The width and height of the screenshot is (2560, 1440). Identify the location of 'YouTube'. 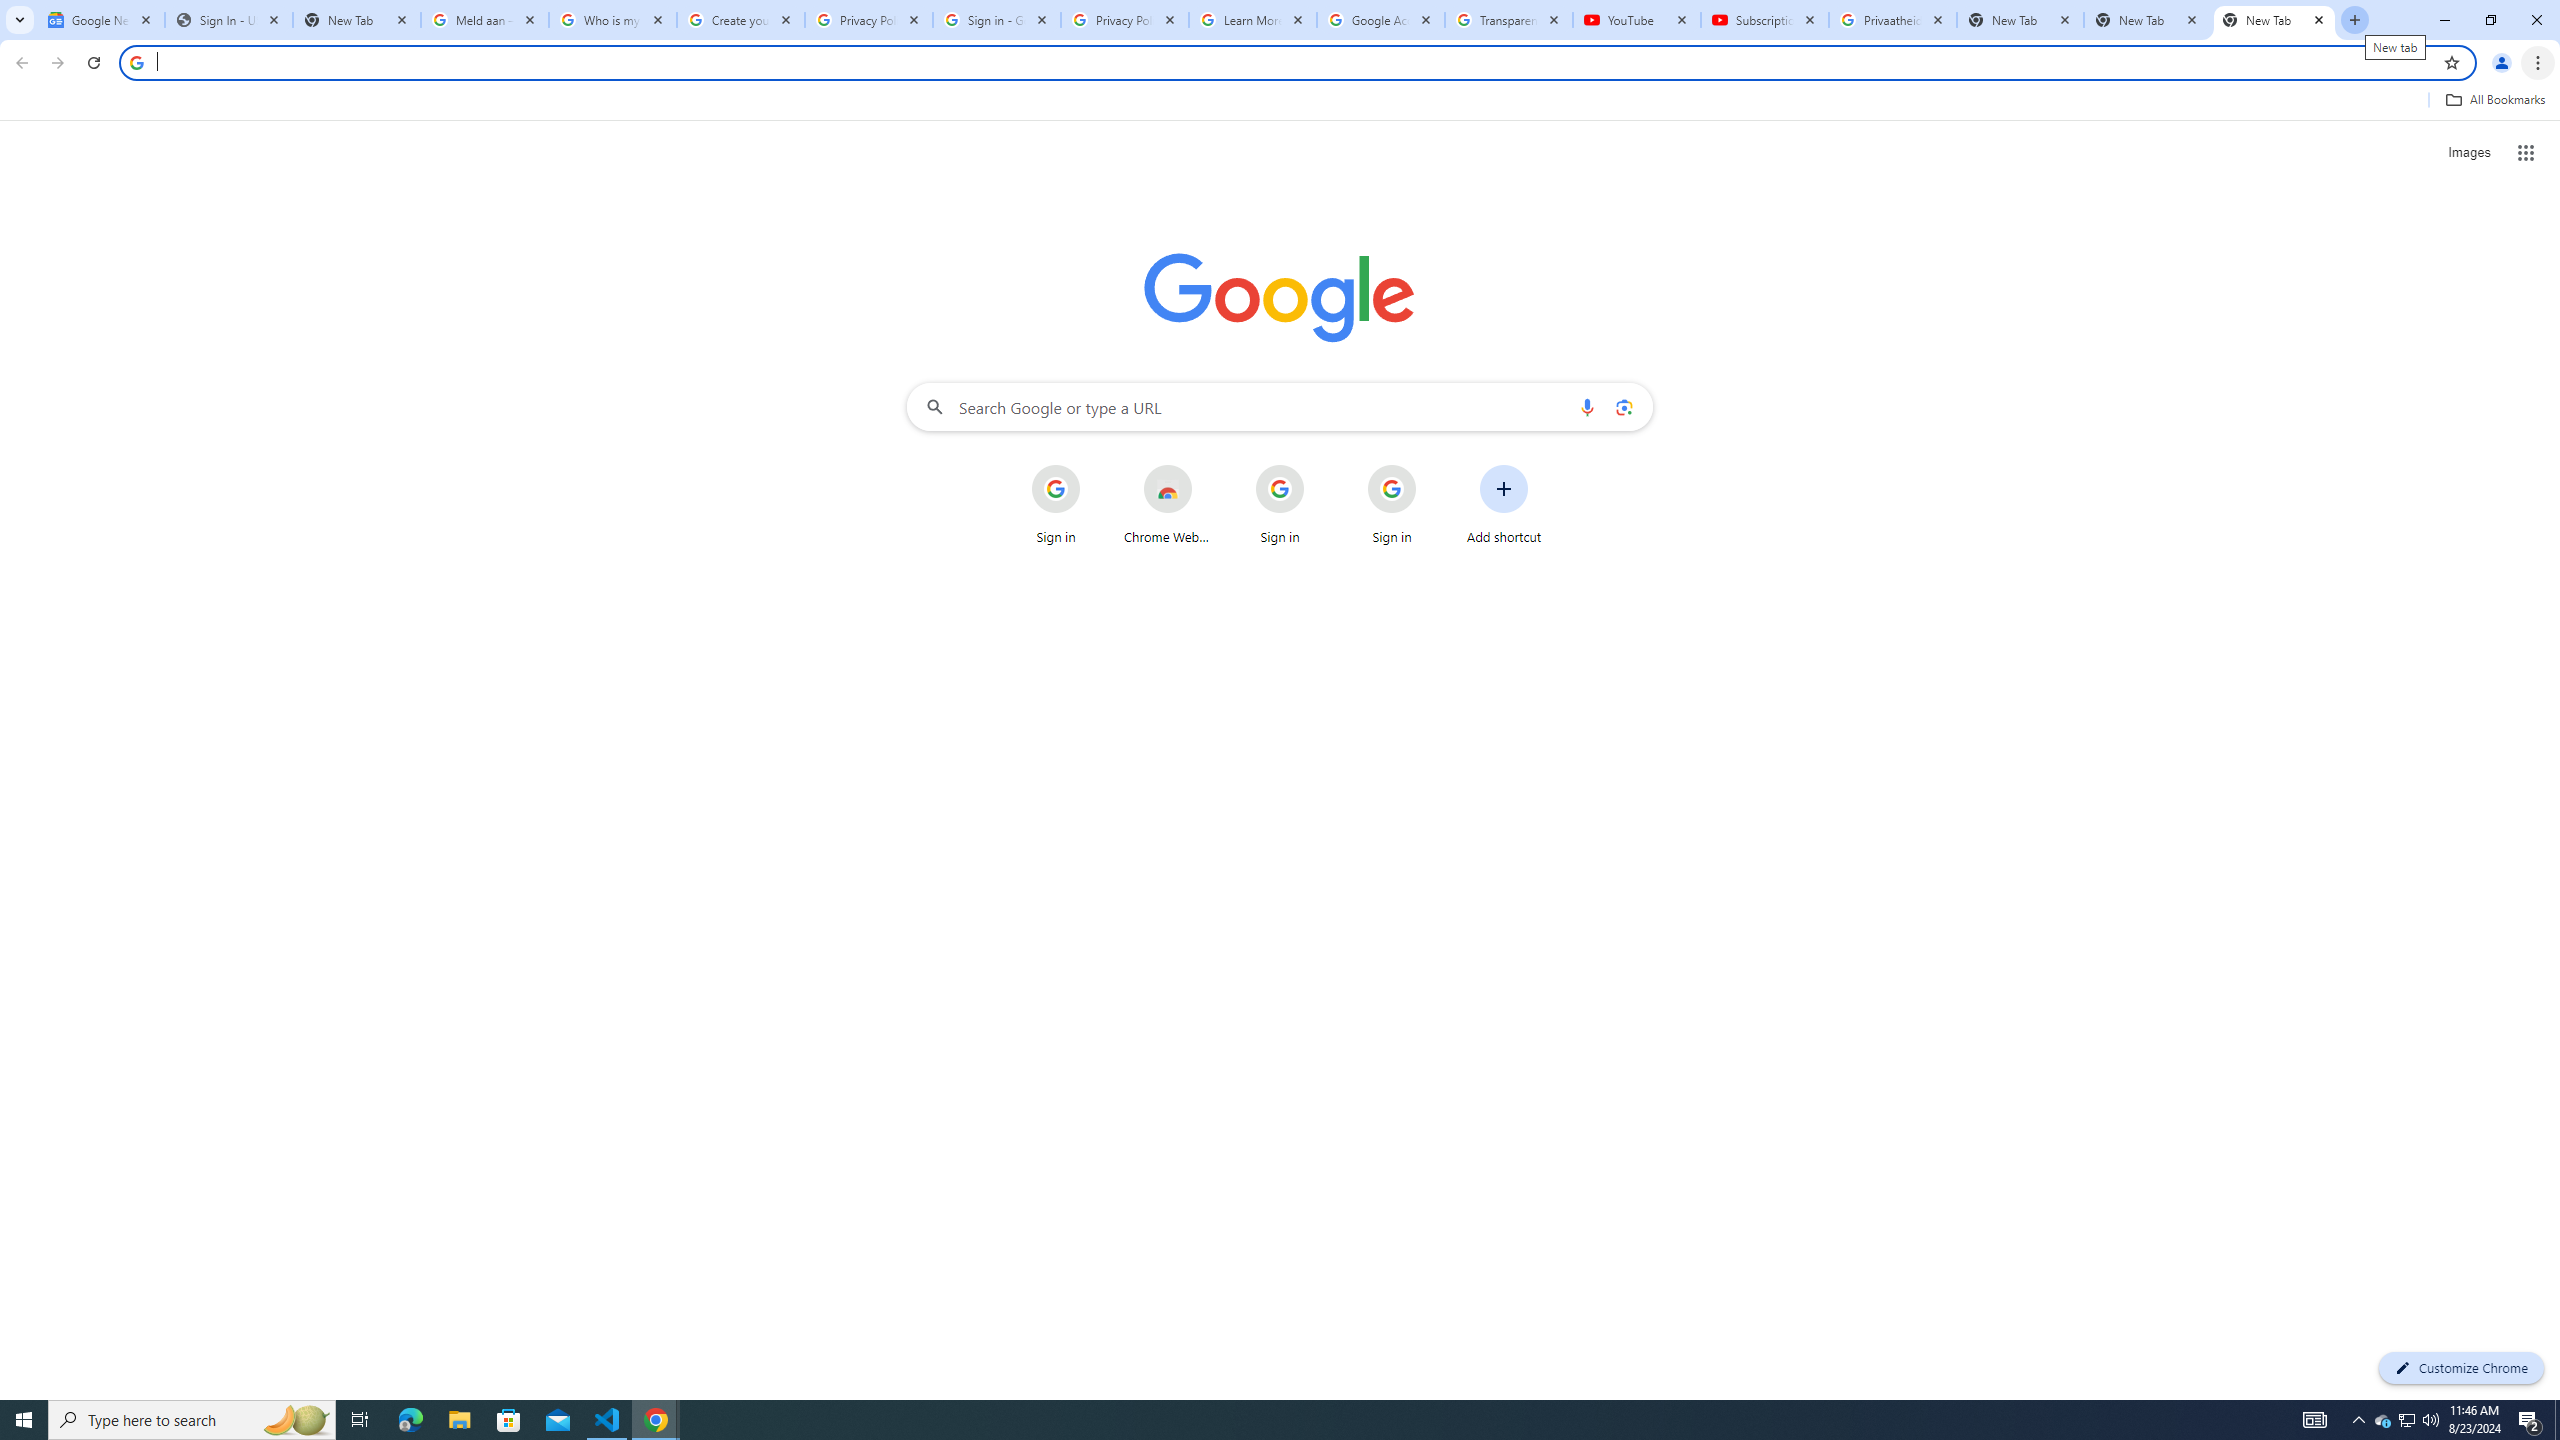
(1636, 19).